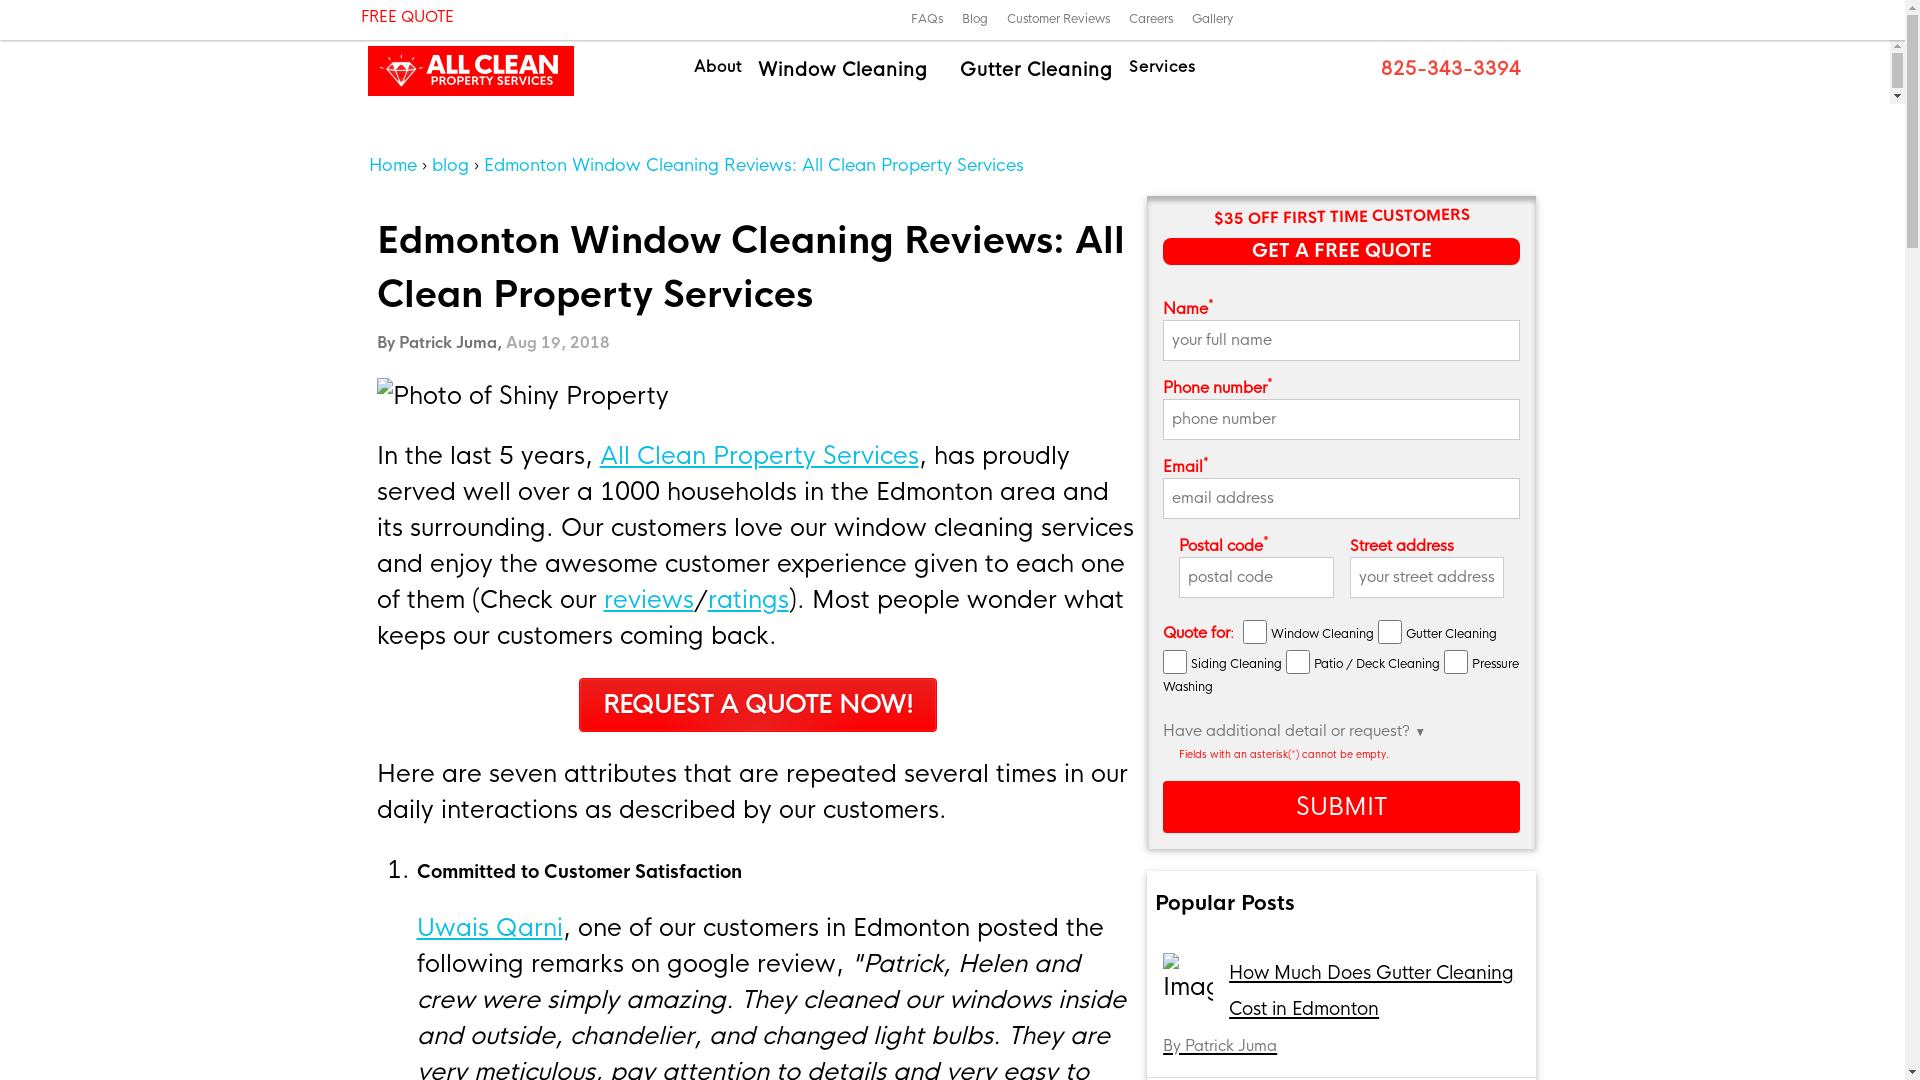  I want to click on ' 825-343-3394', so click(1447, 68).